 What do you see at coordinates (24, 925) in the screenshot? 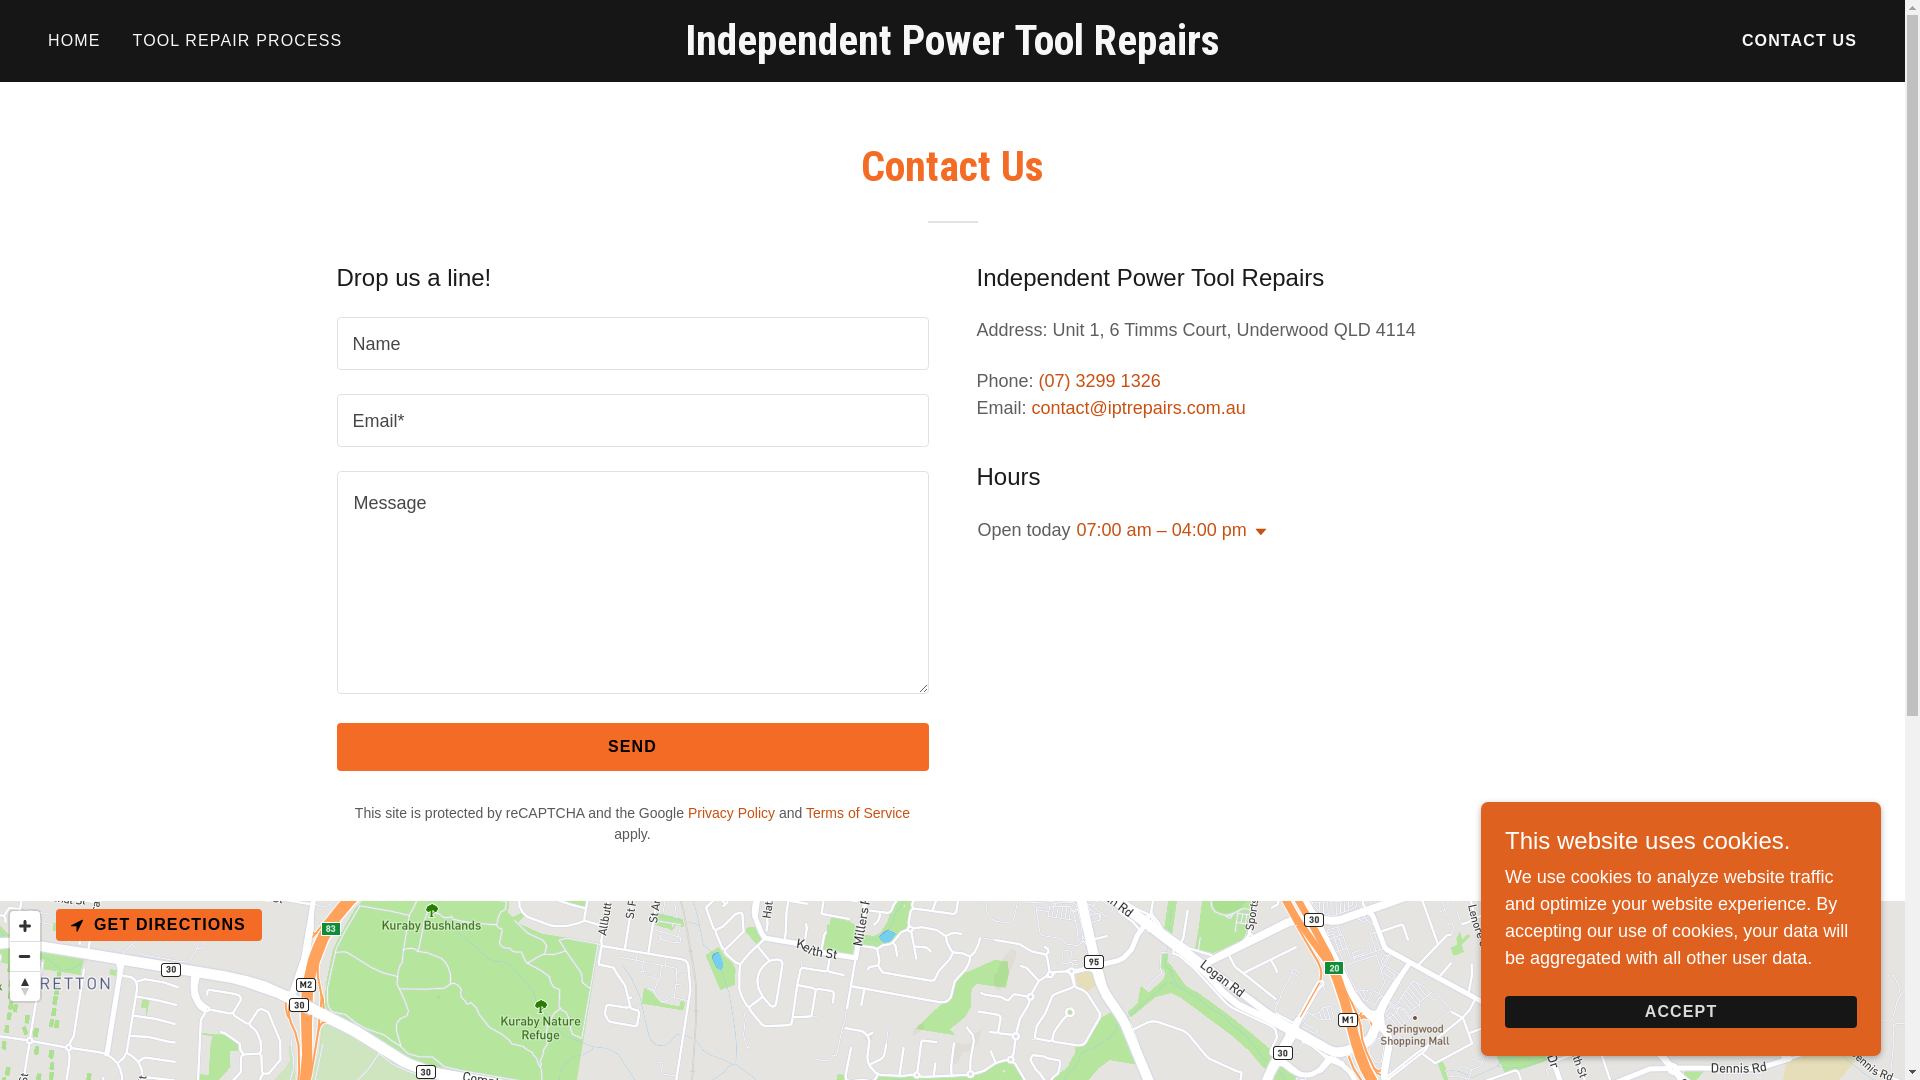
I see `'Zoom in'` at bounding box center [24, 925].